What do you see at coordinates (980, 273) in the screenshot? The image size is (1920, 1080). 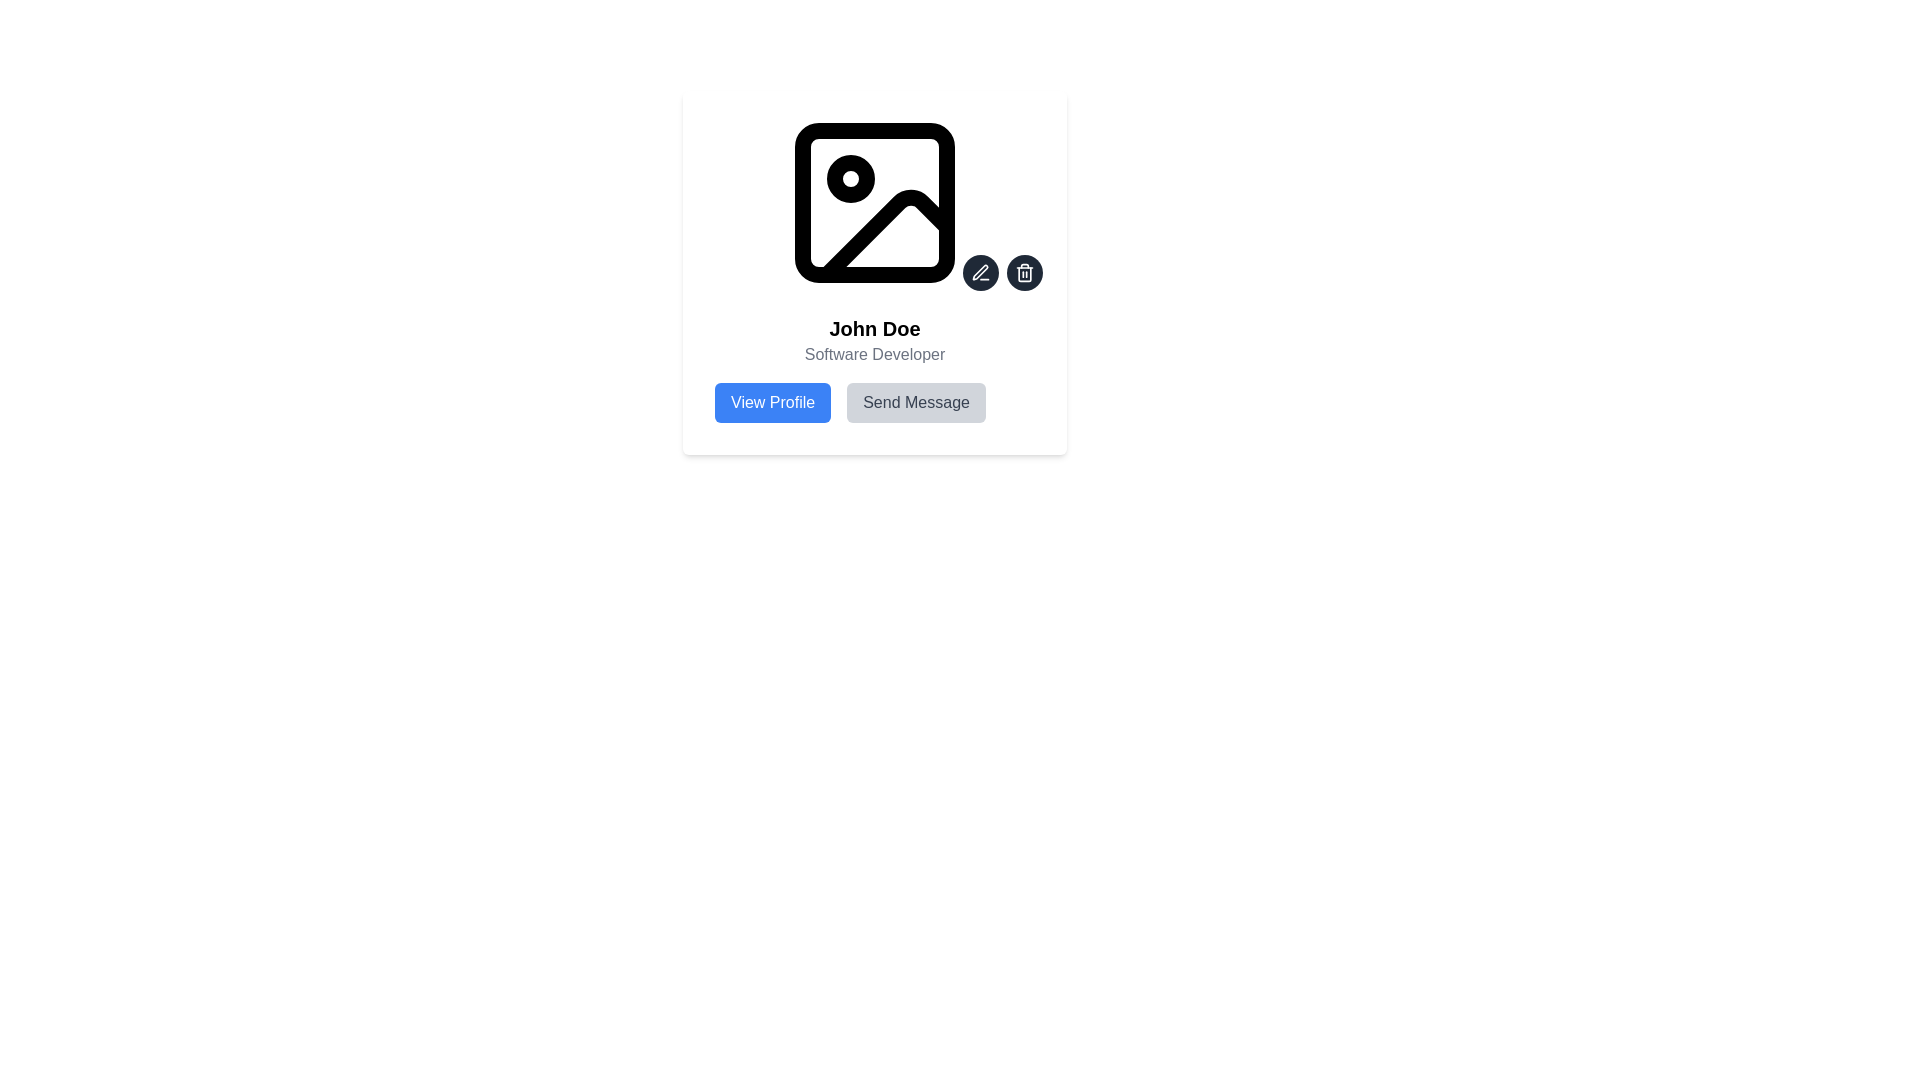 I see `the circular edit button with a dark gray background and white pencil icon located in the bottom-right section of the visual profile card to initiate an edit action` at bounding box center [980, 273].